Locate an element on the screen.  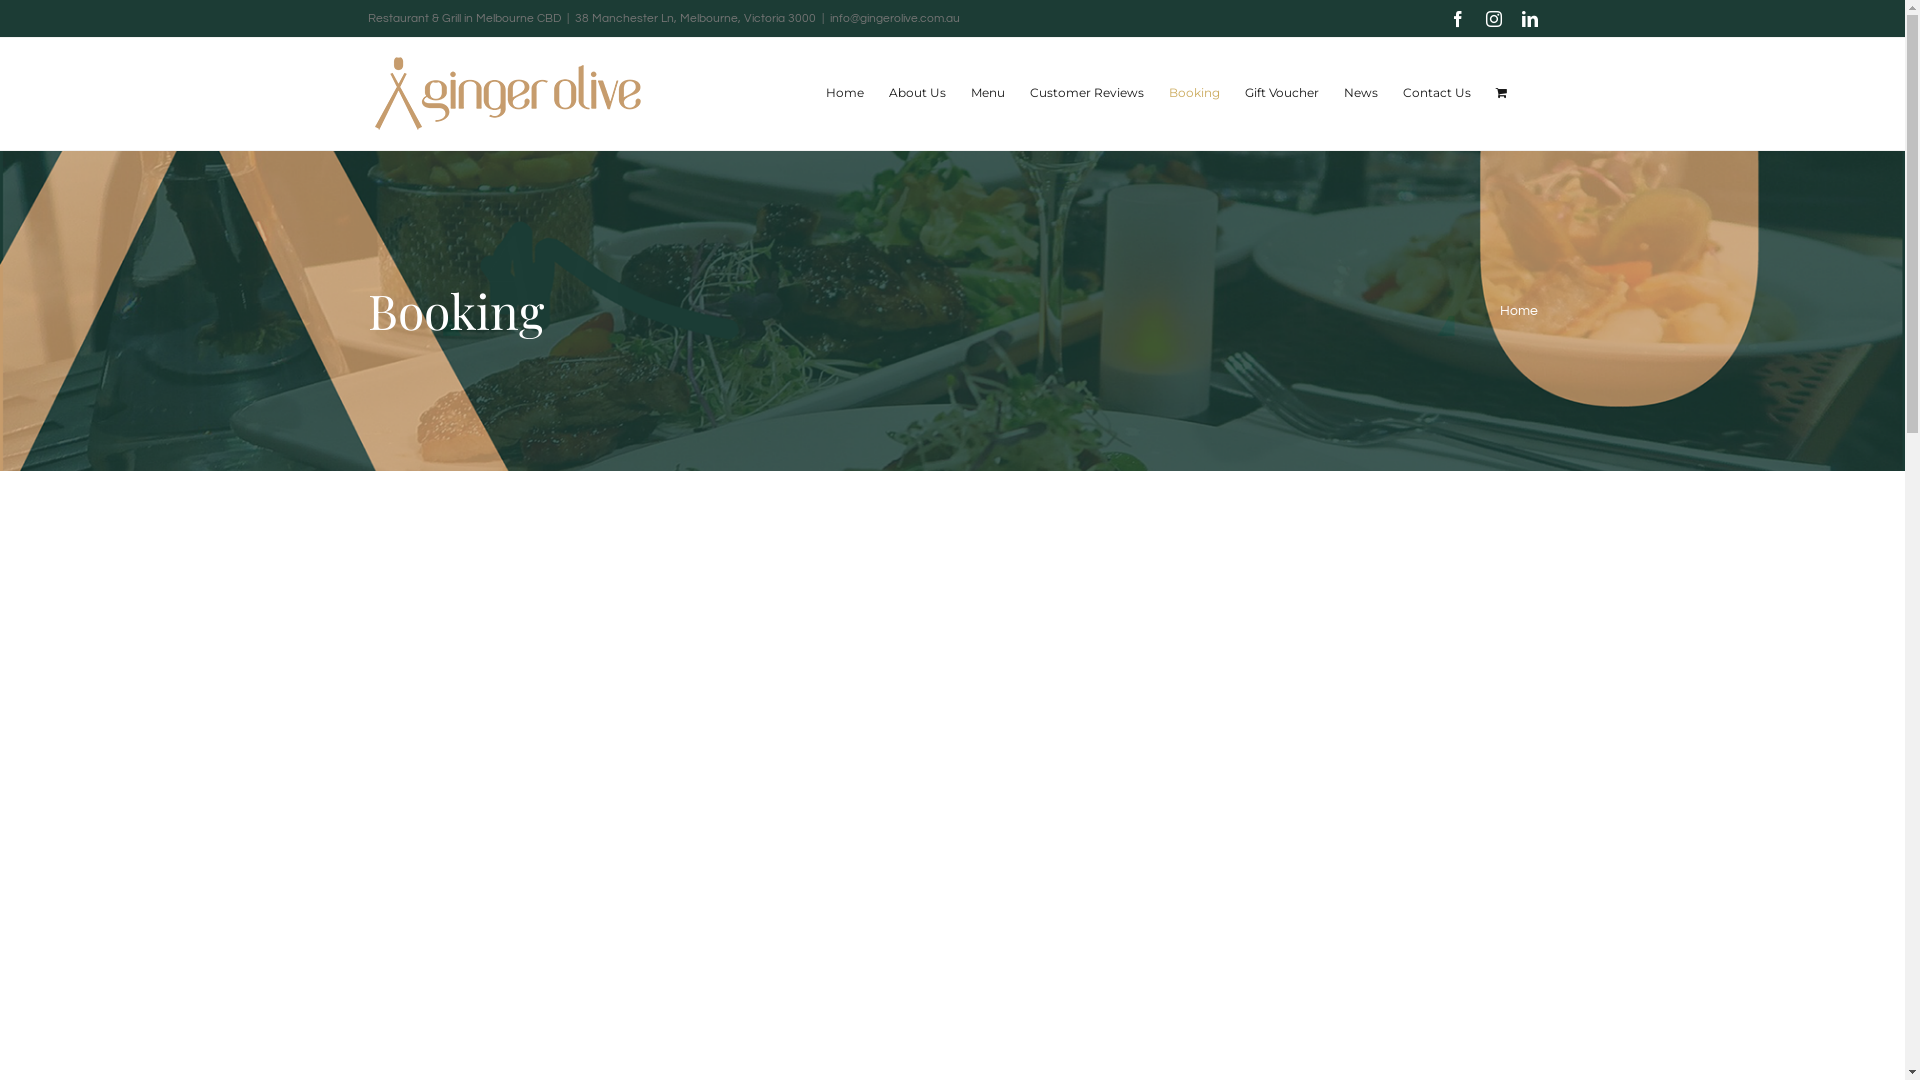
'News' is located at coordinates (1360, 92).